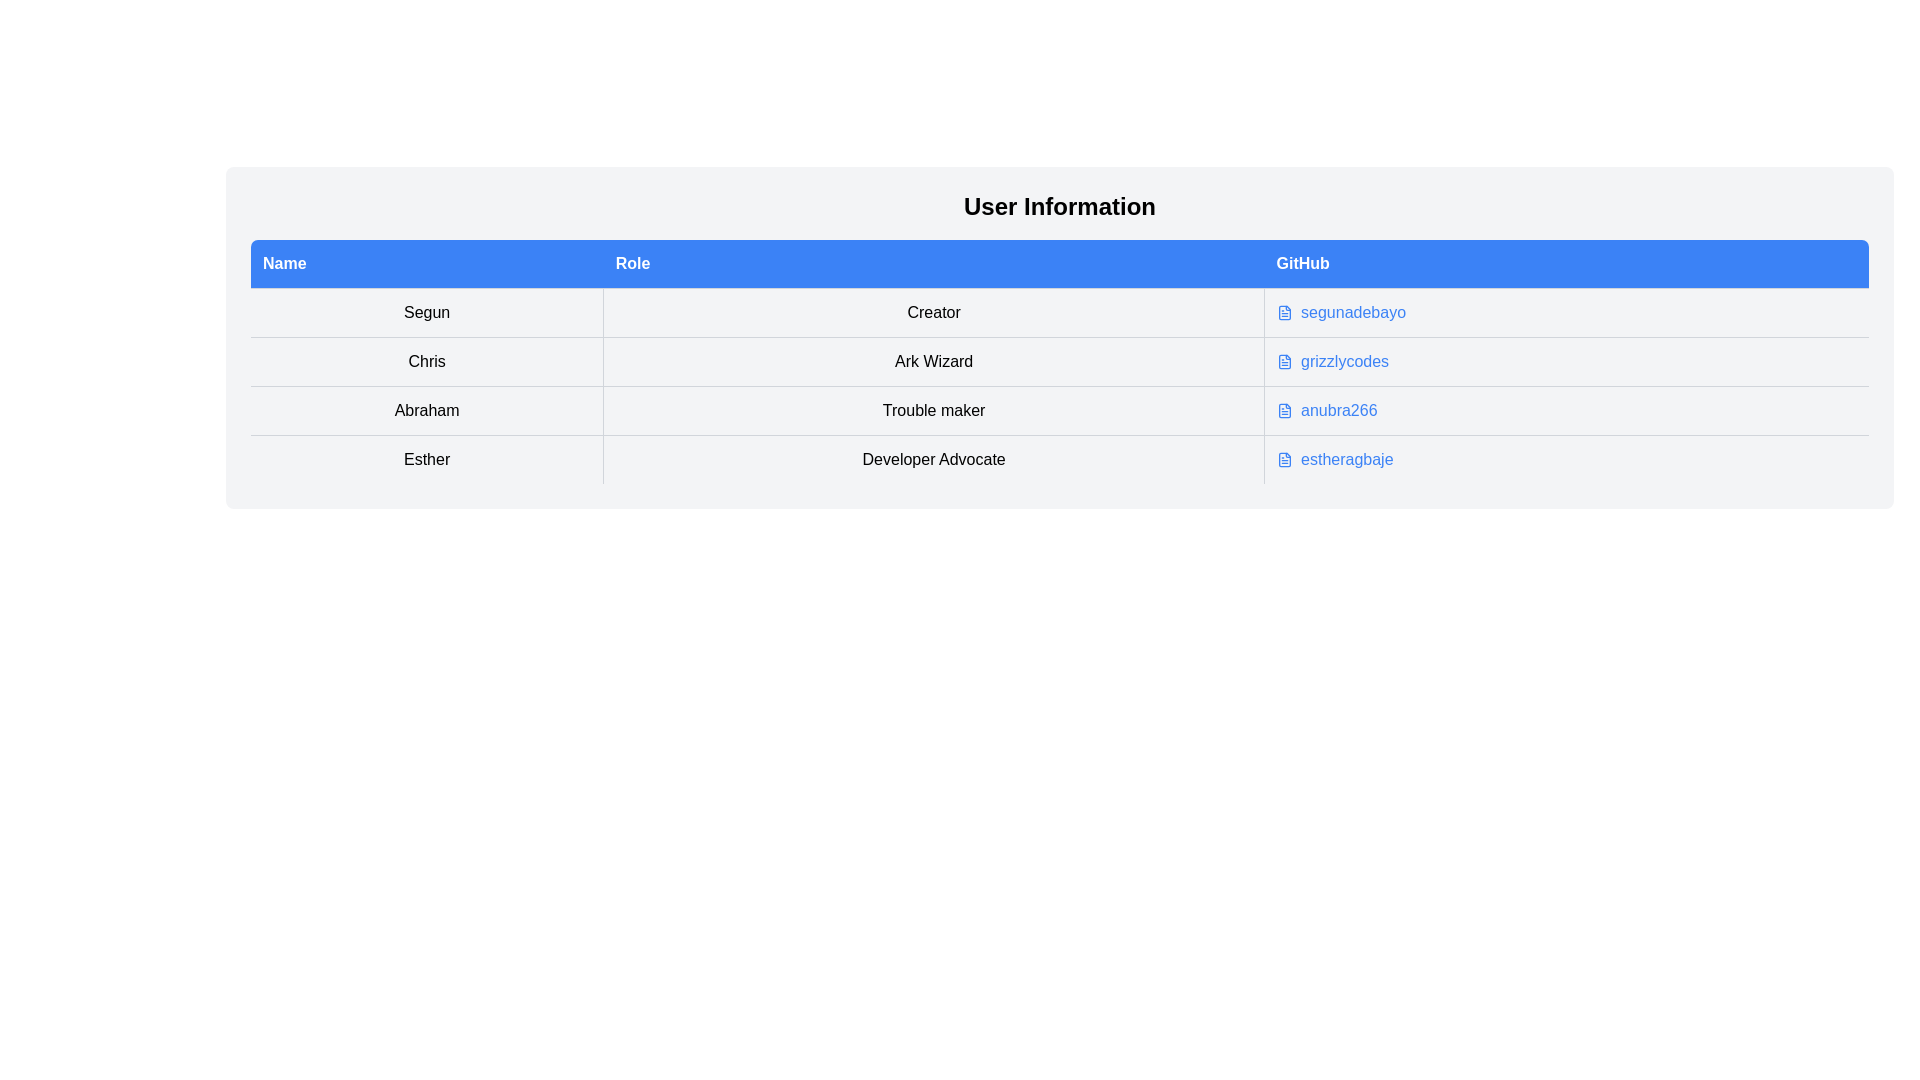 Image resolution: width=1920 pixels, height=1080 pixels. Describe the element at coordinates (426, 312) in the screenshot. I see `the textual label containing 'Segun' in the first cell of the 'Name' column within the user information table` at that location.